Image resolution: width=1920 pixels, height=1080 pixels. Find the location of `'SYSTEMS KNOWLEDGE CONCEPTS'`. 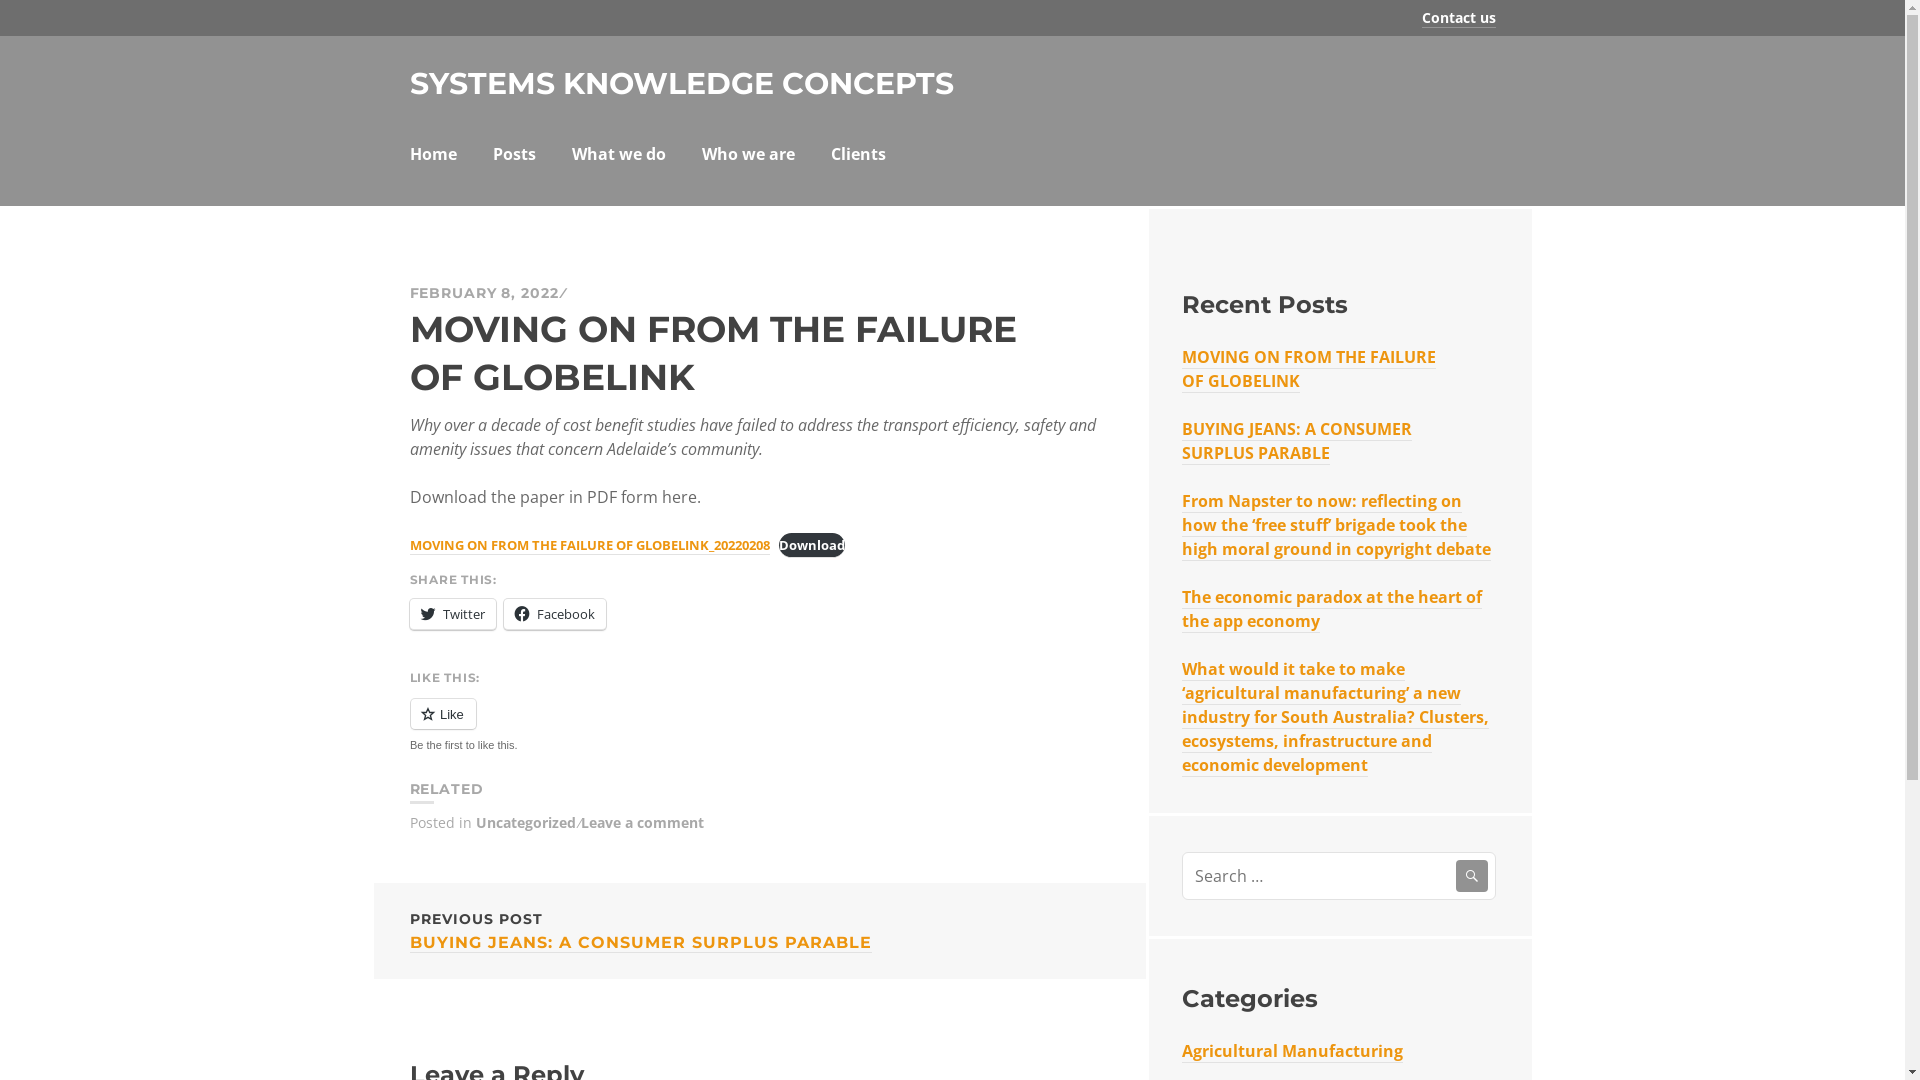

'SYSTEMS KNOWLEDGE CONCEPTS' is located at coordinates (681, 82).